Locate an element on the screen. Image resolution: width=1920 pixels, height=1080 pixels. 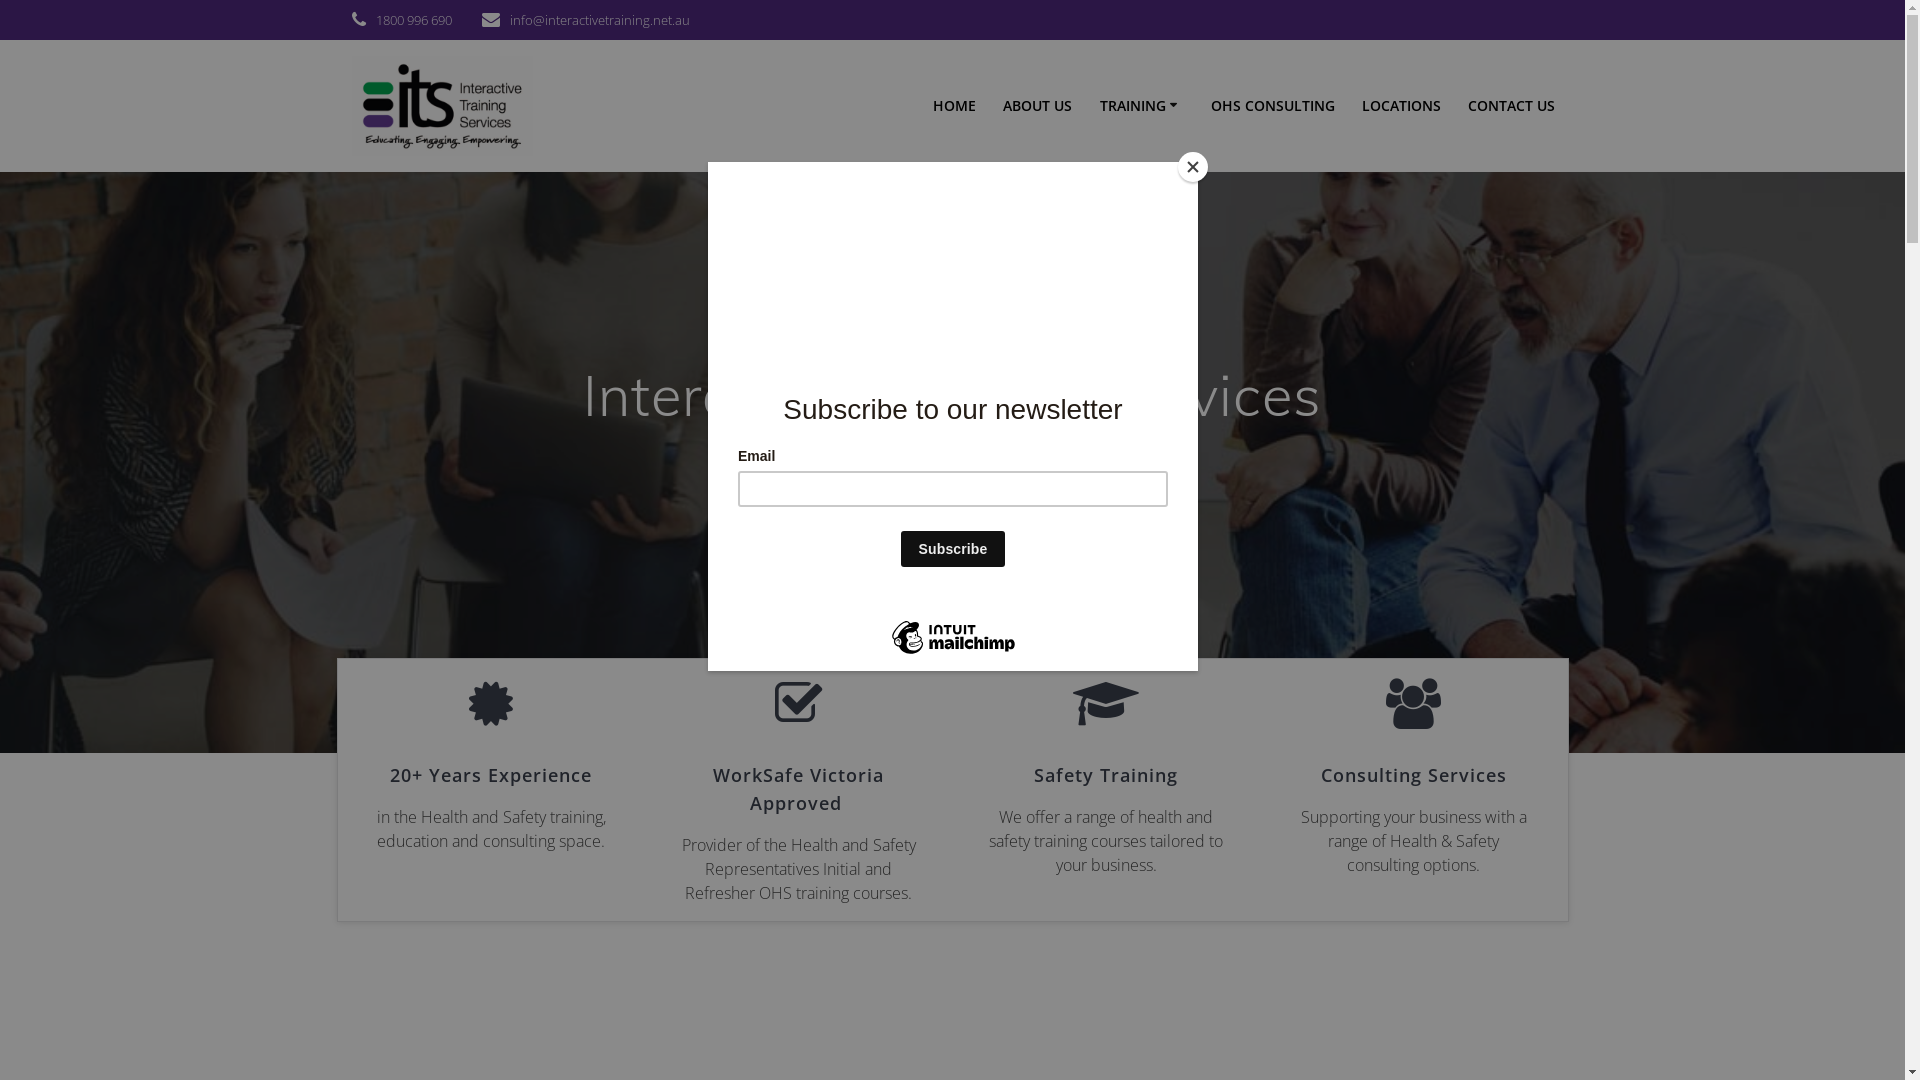
'ABOUT US' is located at coordinates (1037, 105).